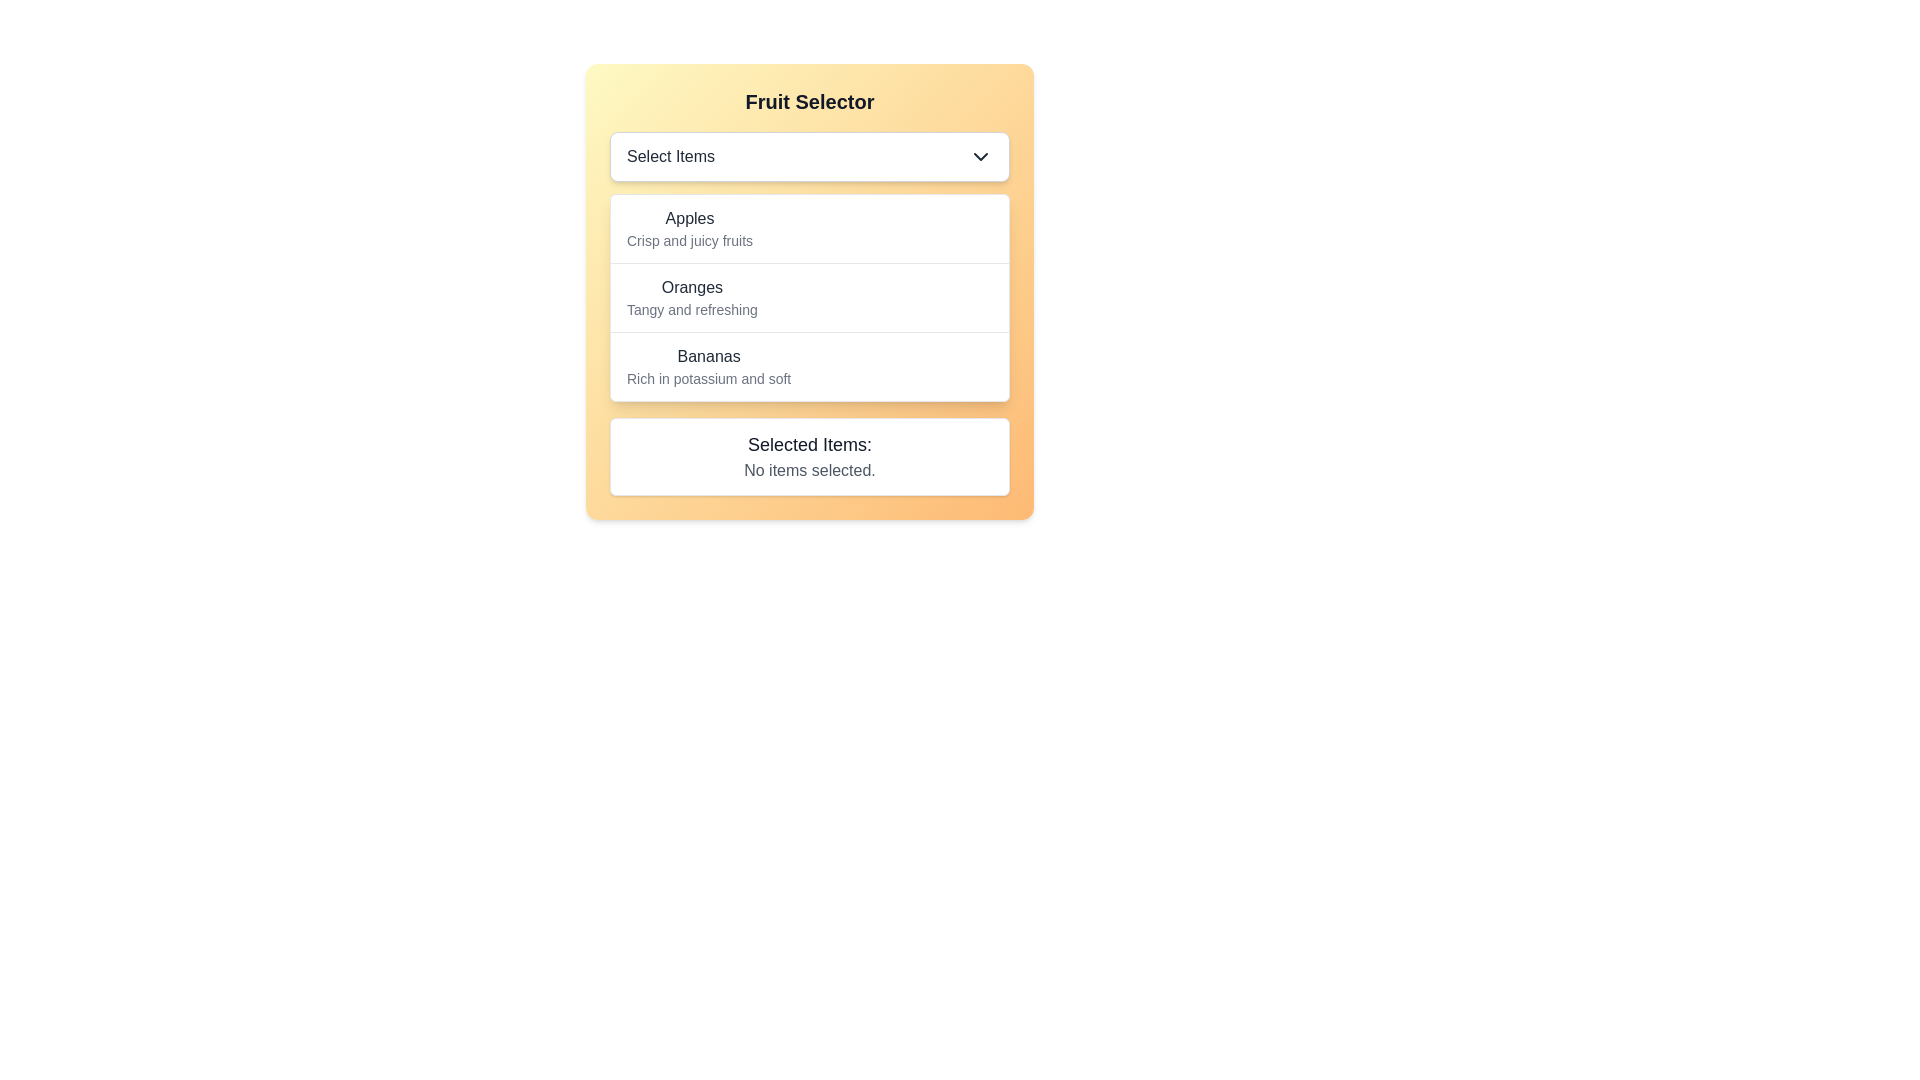  I want to click on the text label providing additional information about 'Bananas', located directly below the 'Bananas' text in the fruit selector dropdown, so click(709, 378).